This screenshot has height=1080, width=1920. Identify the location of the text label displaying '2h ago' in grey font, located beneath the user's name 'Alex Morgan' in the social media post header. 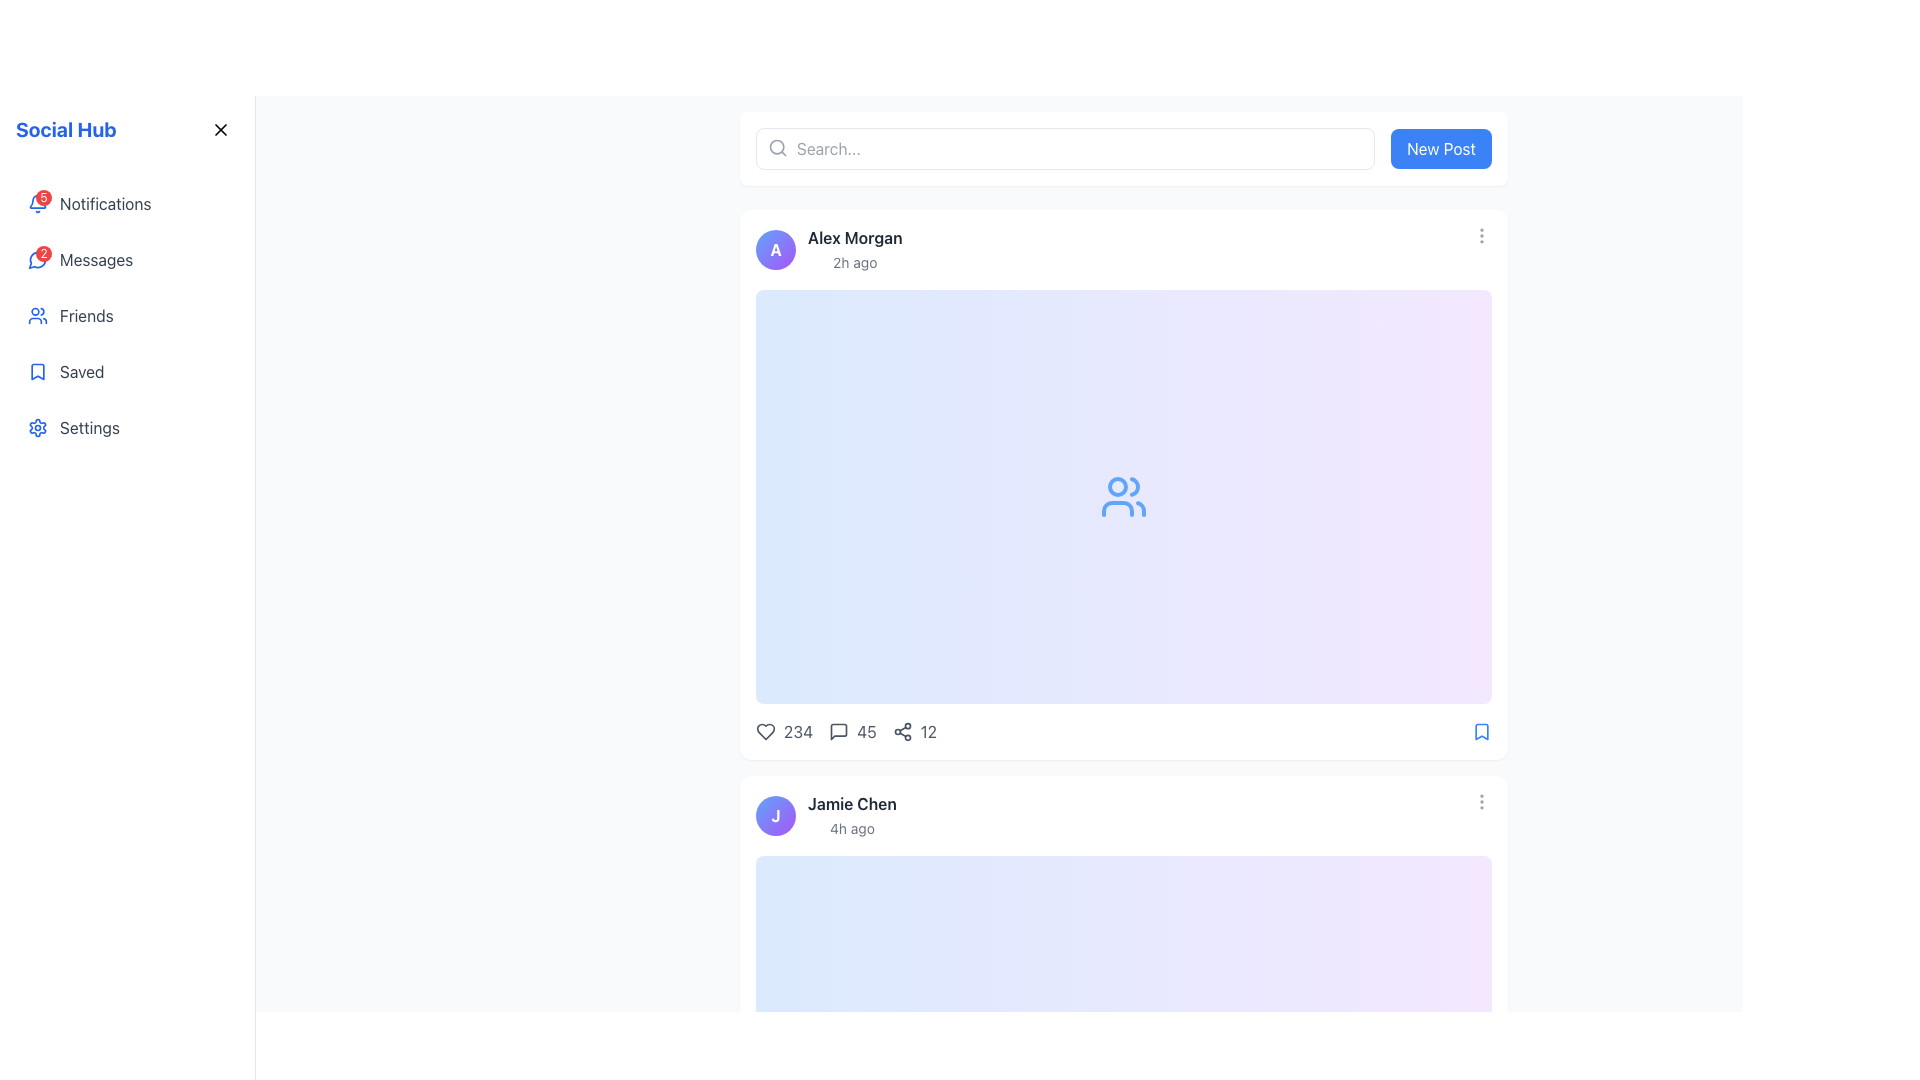
(855, 261).